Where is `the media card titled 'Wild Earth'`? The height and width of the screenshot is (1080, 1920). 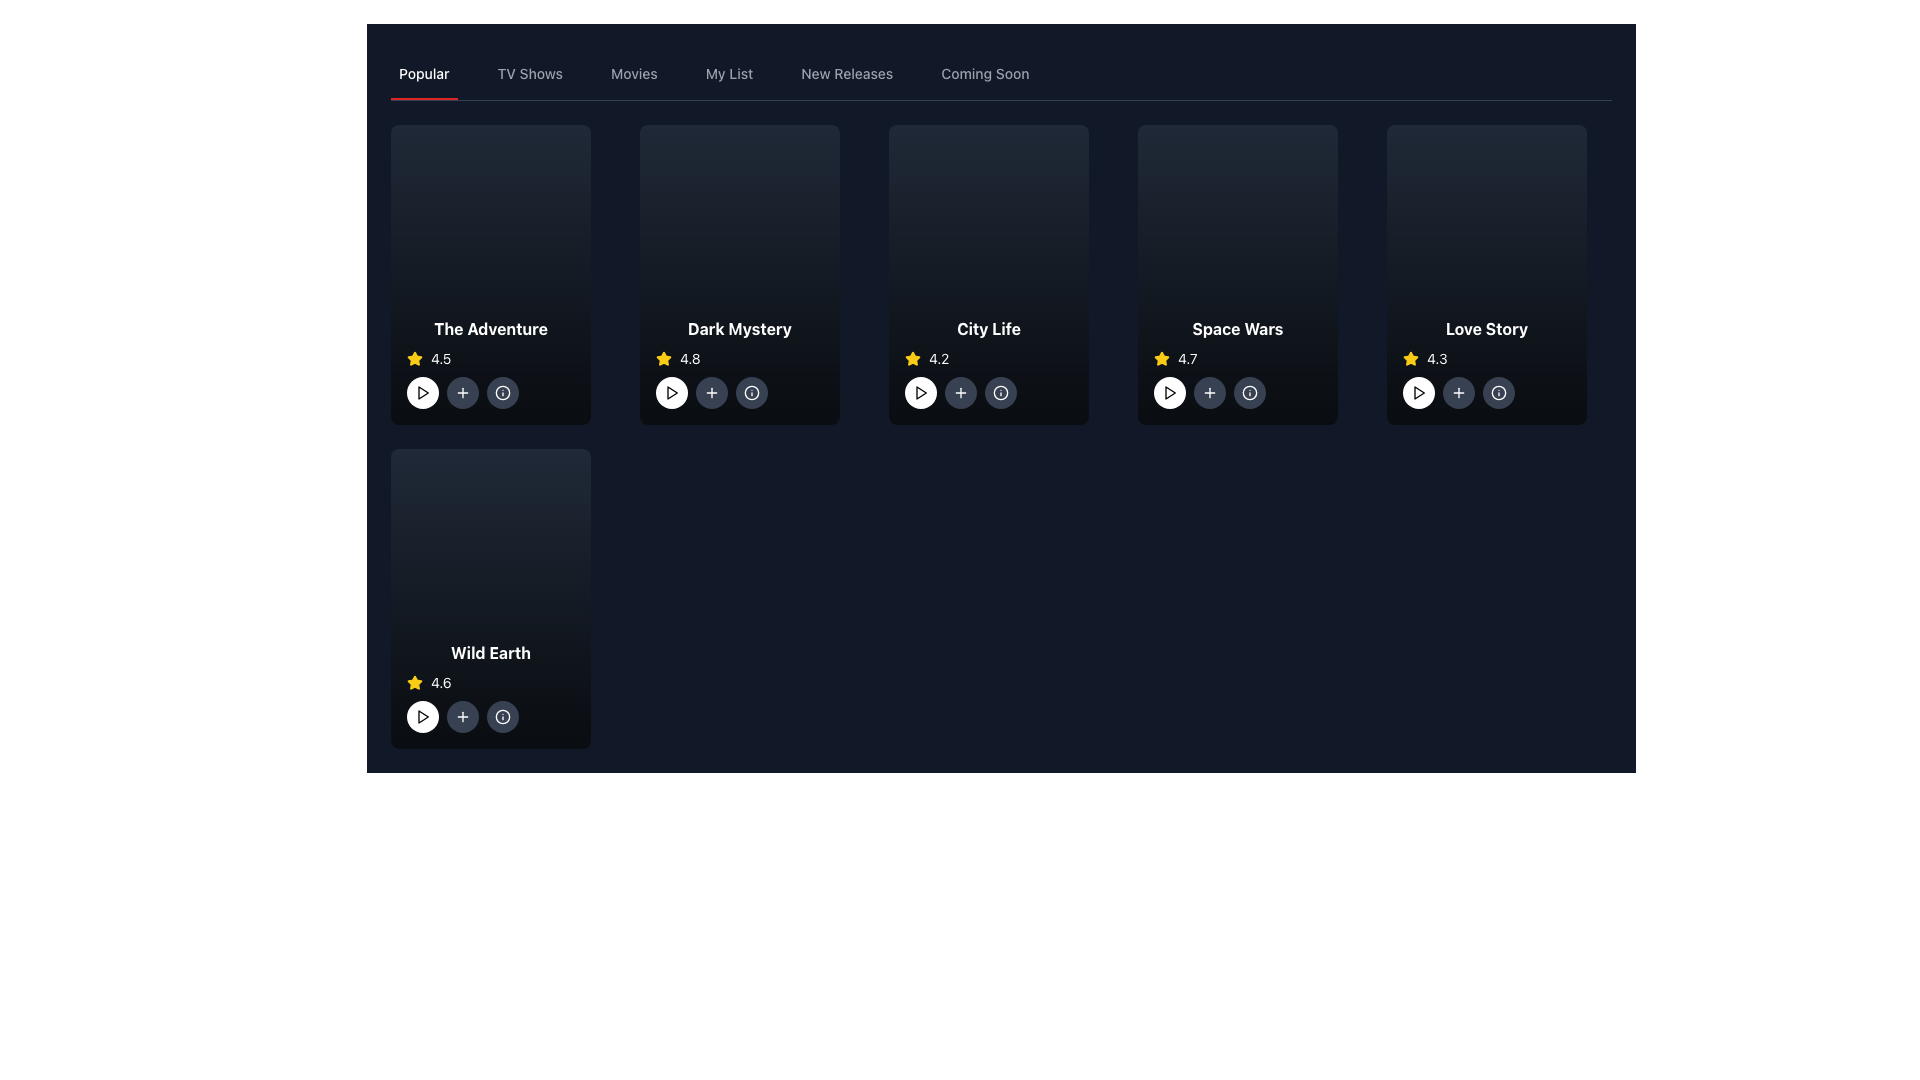 the media card titled 'Wild Earth' is located at coordinates (490, 597).